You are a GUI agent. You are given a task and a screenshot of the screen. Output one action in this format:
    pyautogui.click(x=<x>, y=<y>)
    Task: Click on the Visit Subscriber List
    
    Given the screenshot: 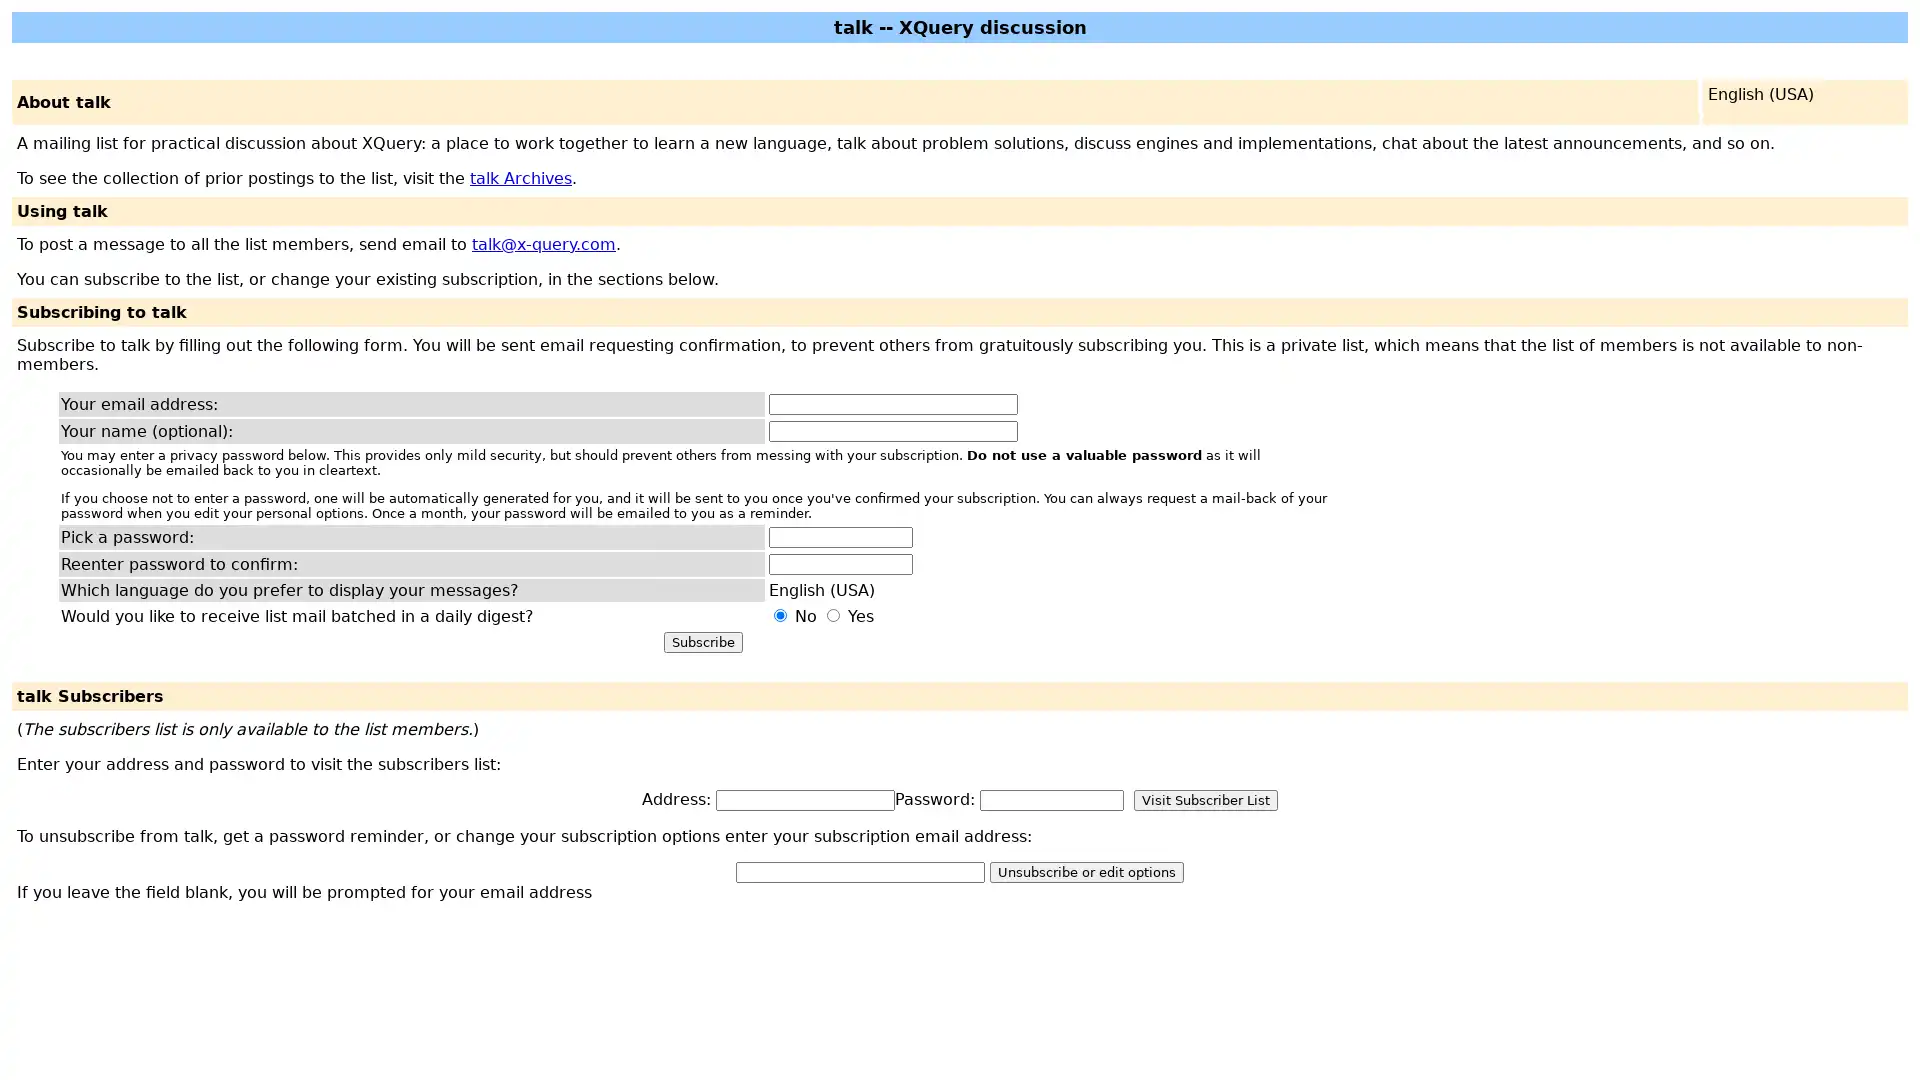 What is the action you would take?
    pyautogui.click(x=1204, y=799)
    